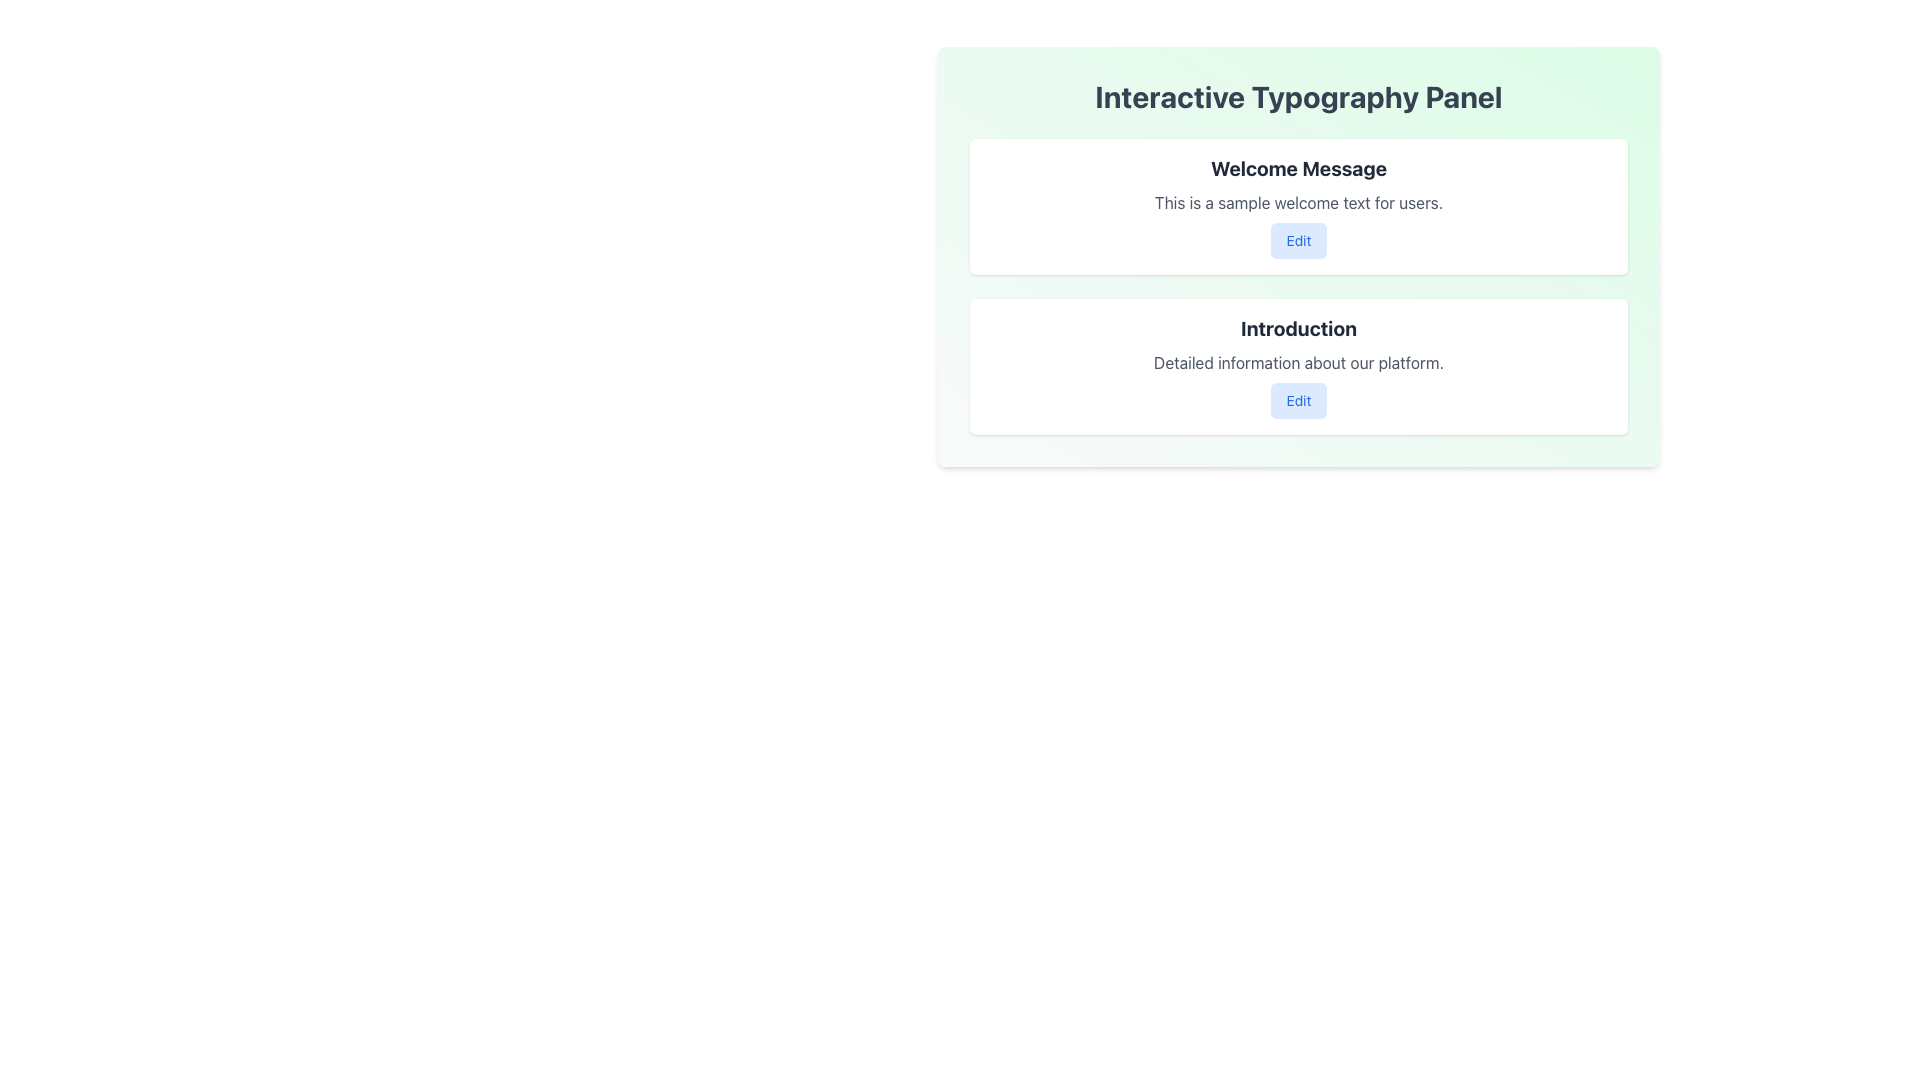  What do you see at coordinates (1299, 366) in the screenshot?
I see `the 'Introduction' section` at bounding box center [1299, 366].